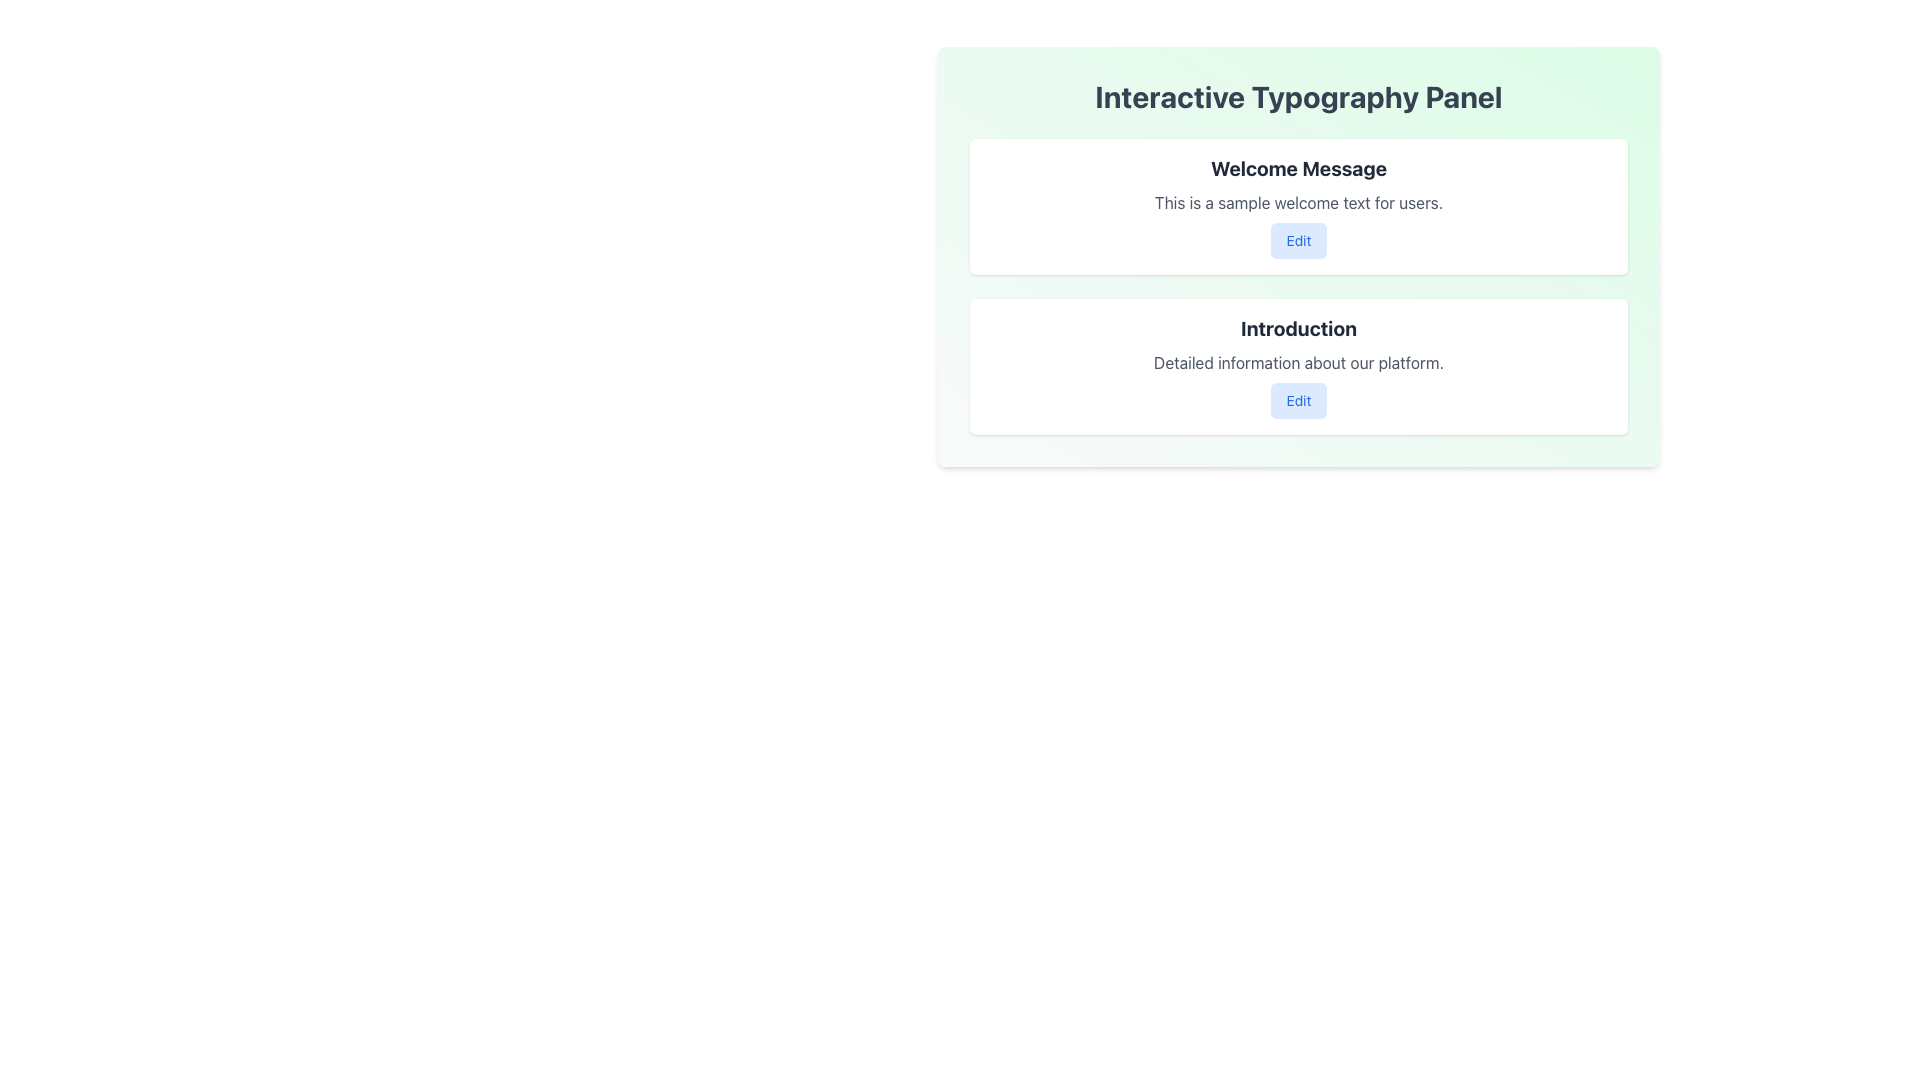  What do you see at coordinates (1299, 366) in the screenshot?
I see `the 'Introduction' section` at bounding box center [1299, 366].